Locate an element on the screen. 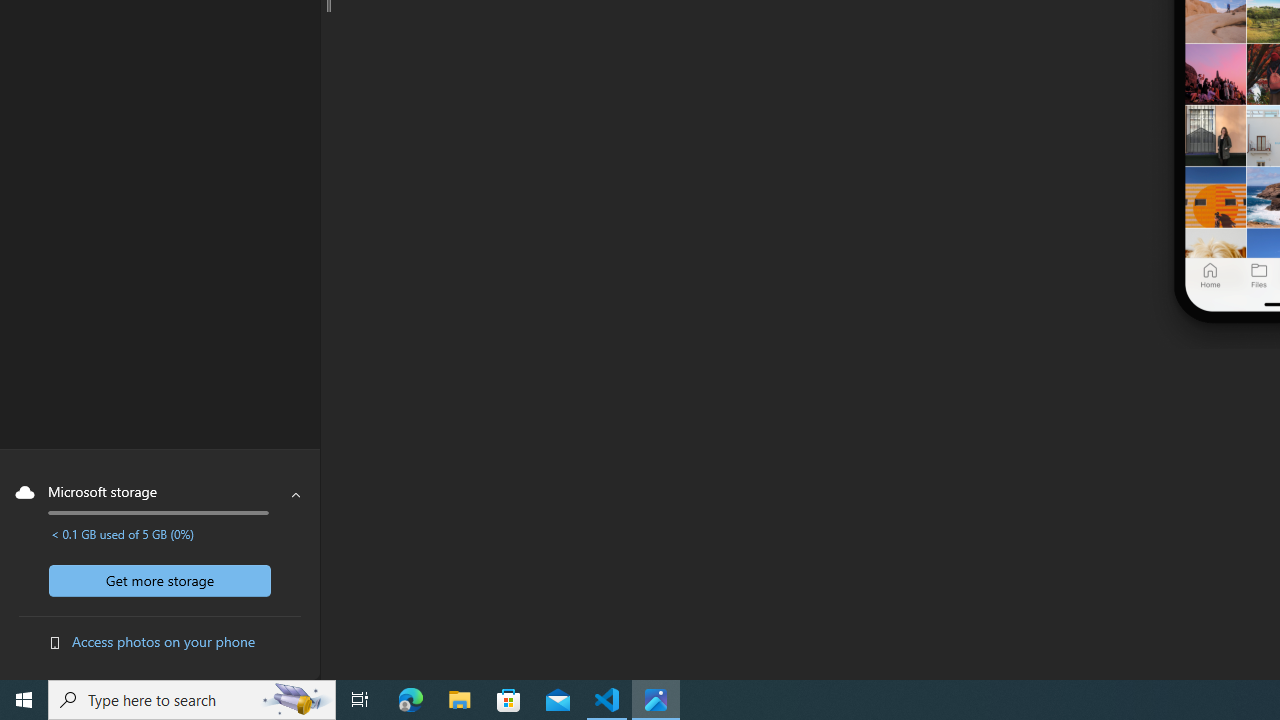 The height and width of the screenshot is (720, 1280). 'Search highlights icon opens search home window' is located at coordinates (294, 698).